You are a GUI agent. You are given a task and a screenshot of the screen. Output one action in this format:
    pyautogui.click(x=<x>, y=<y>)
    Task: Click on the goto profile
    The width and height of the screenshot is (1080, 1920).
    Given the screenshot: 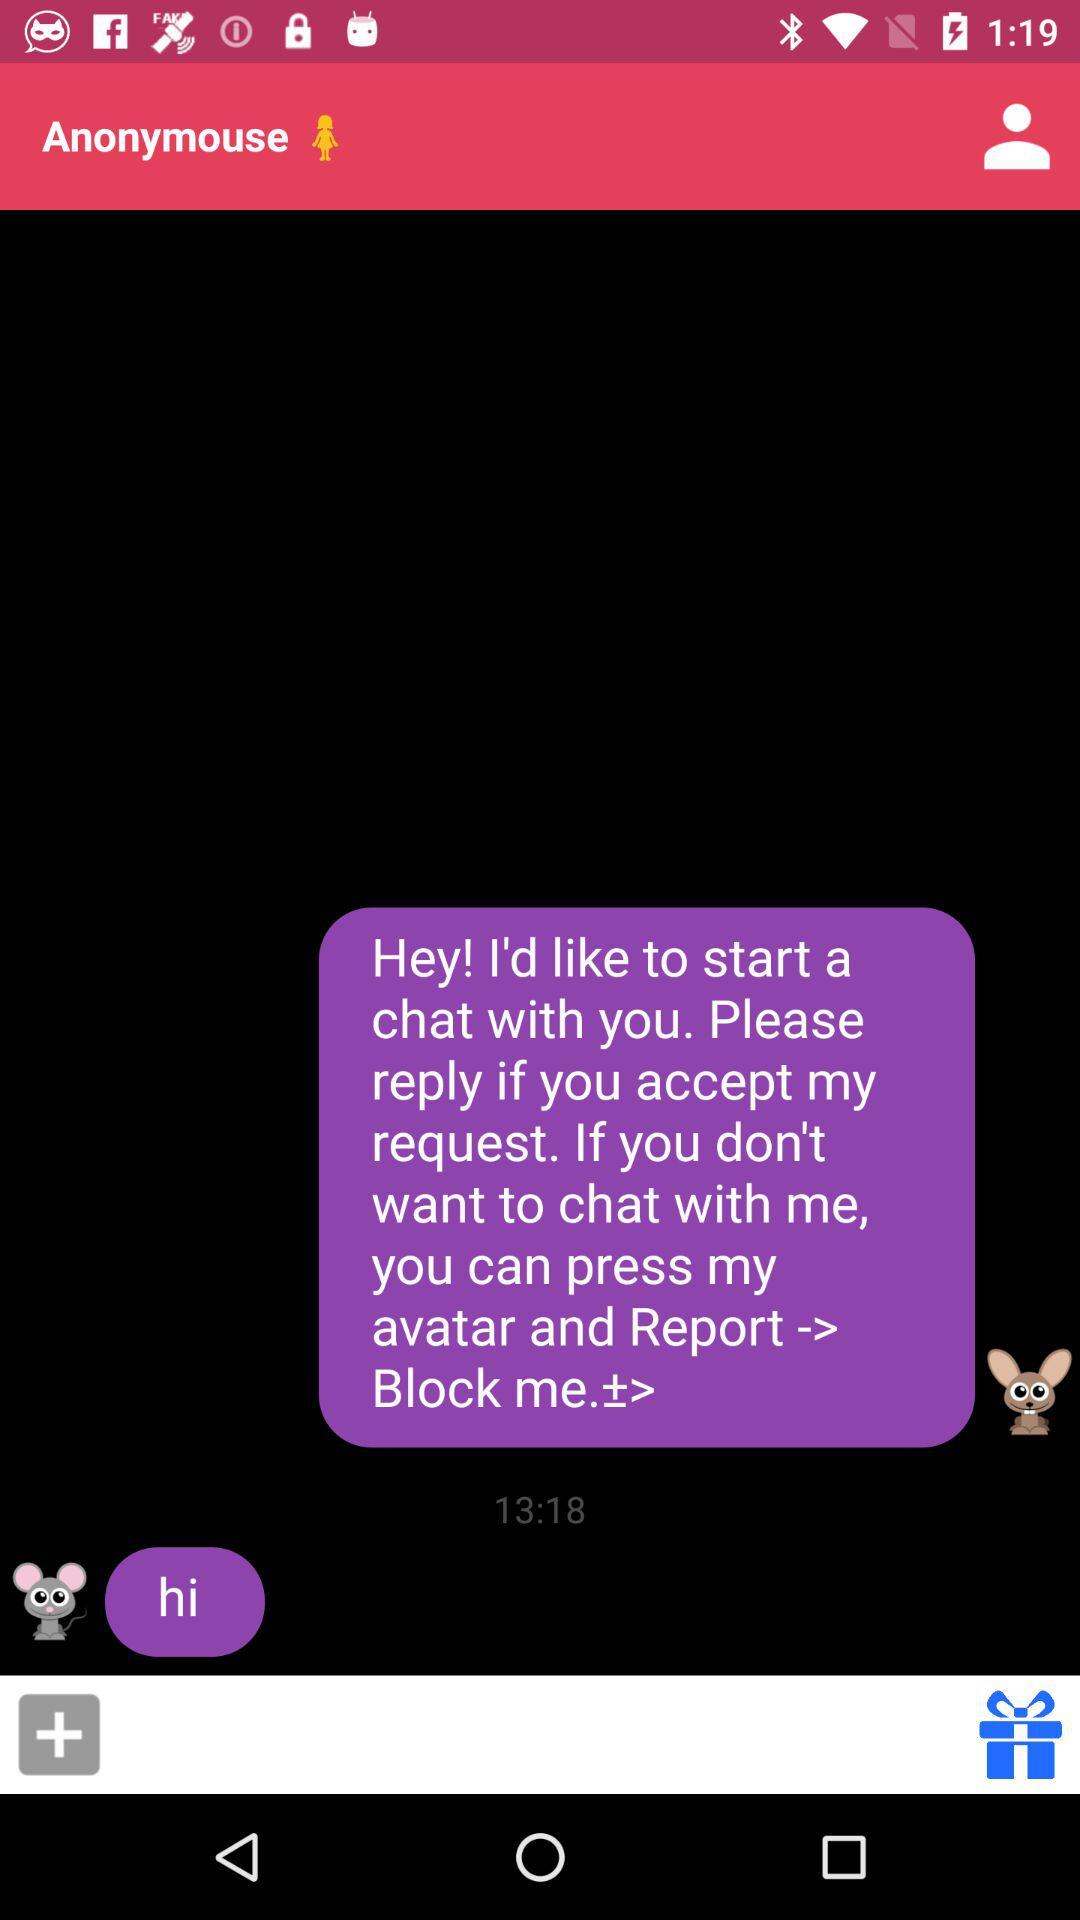 What is the action you would take?
    pyautogui.click(x=1029, y=1391)
    